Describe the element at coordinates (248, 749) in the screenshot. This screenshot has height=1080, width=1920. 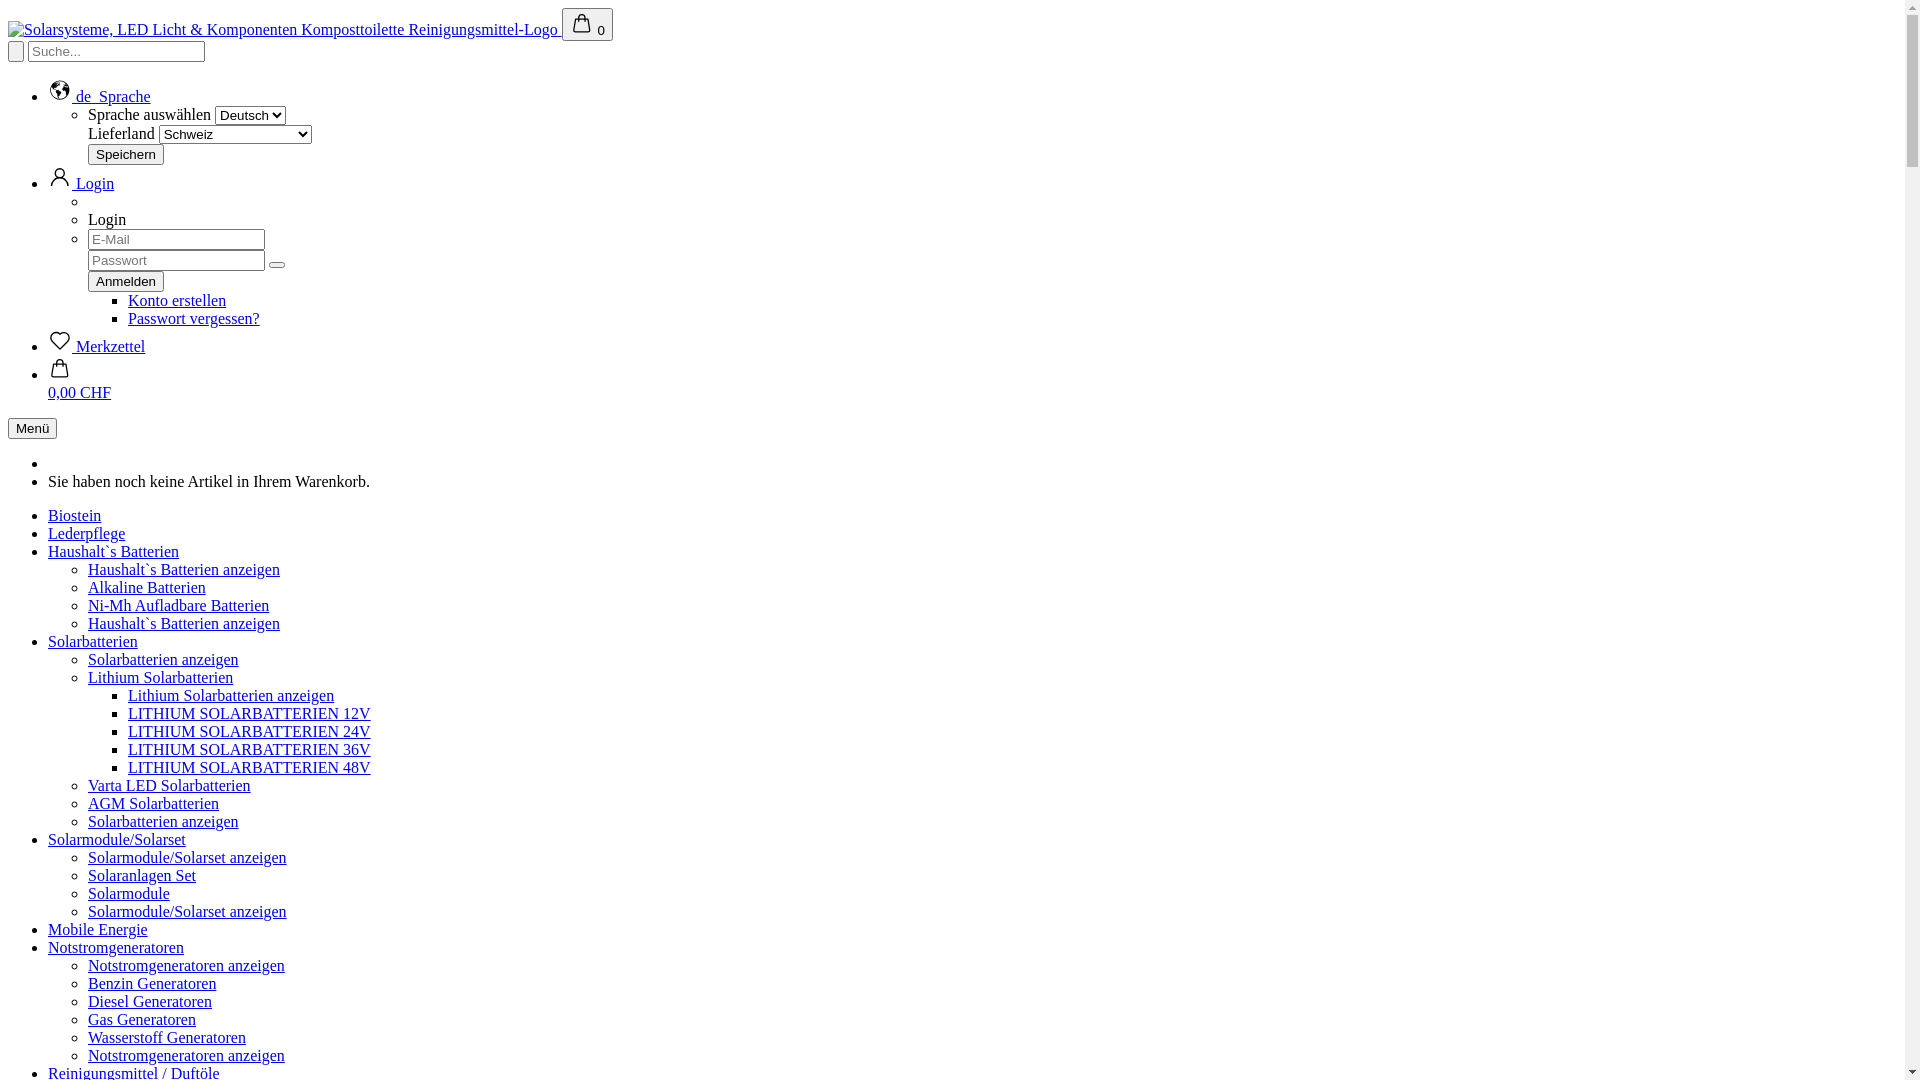
I see `'LITHIUM SOLARBATTERIEN 36V'` at that location.